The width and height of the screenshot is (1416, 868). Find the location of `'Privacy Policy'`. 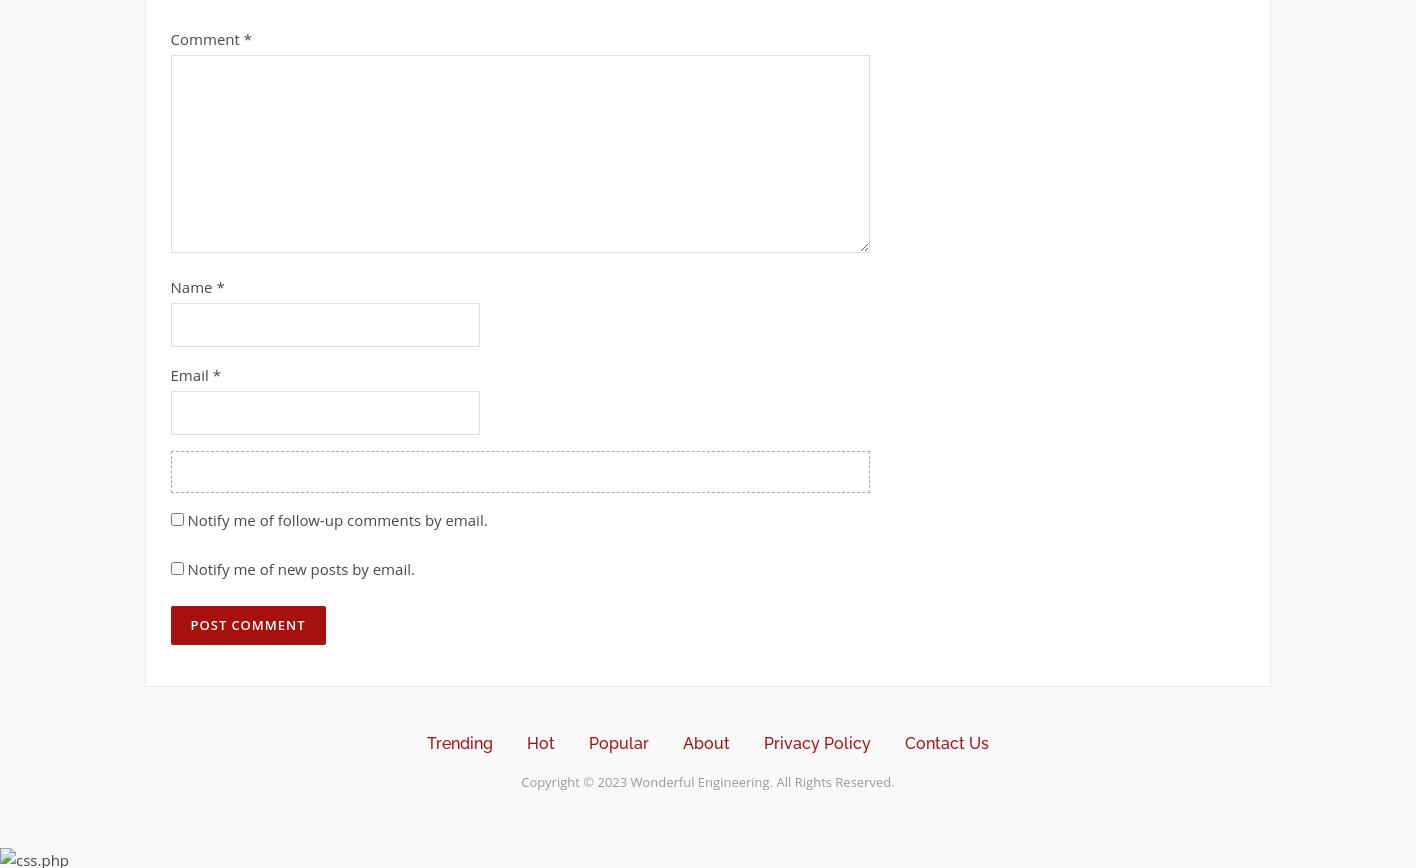

'Privacy Policy' is located at coordinates (762, 742).